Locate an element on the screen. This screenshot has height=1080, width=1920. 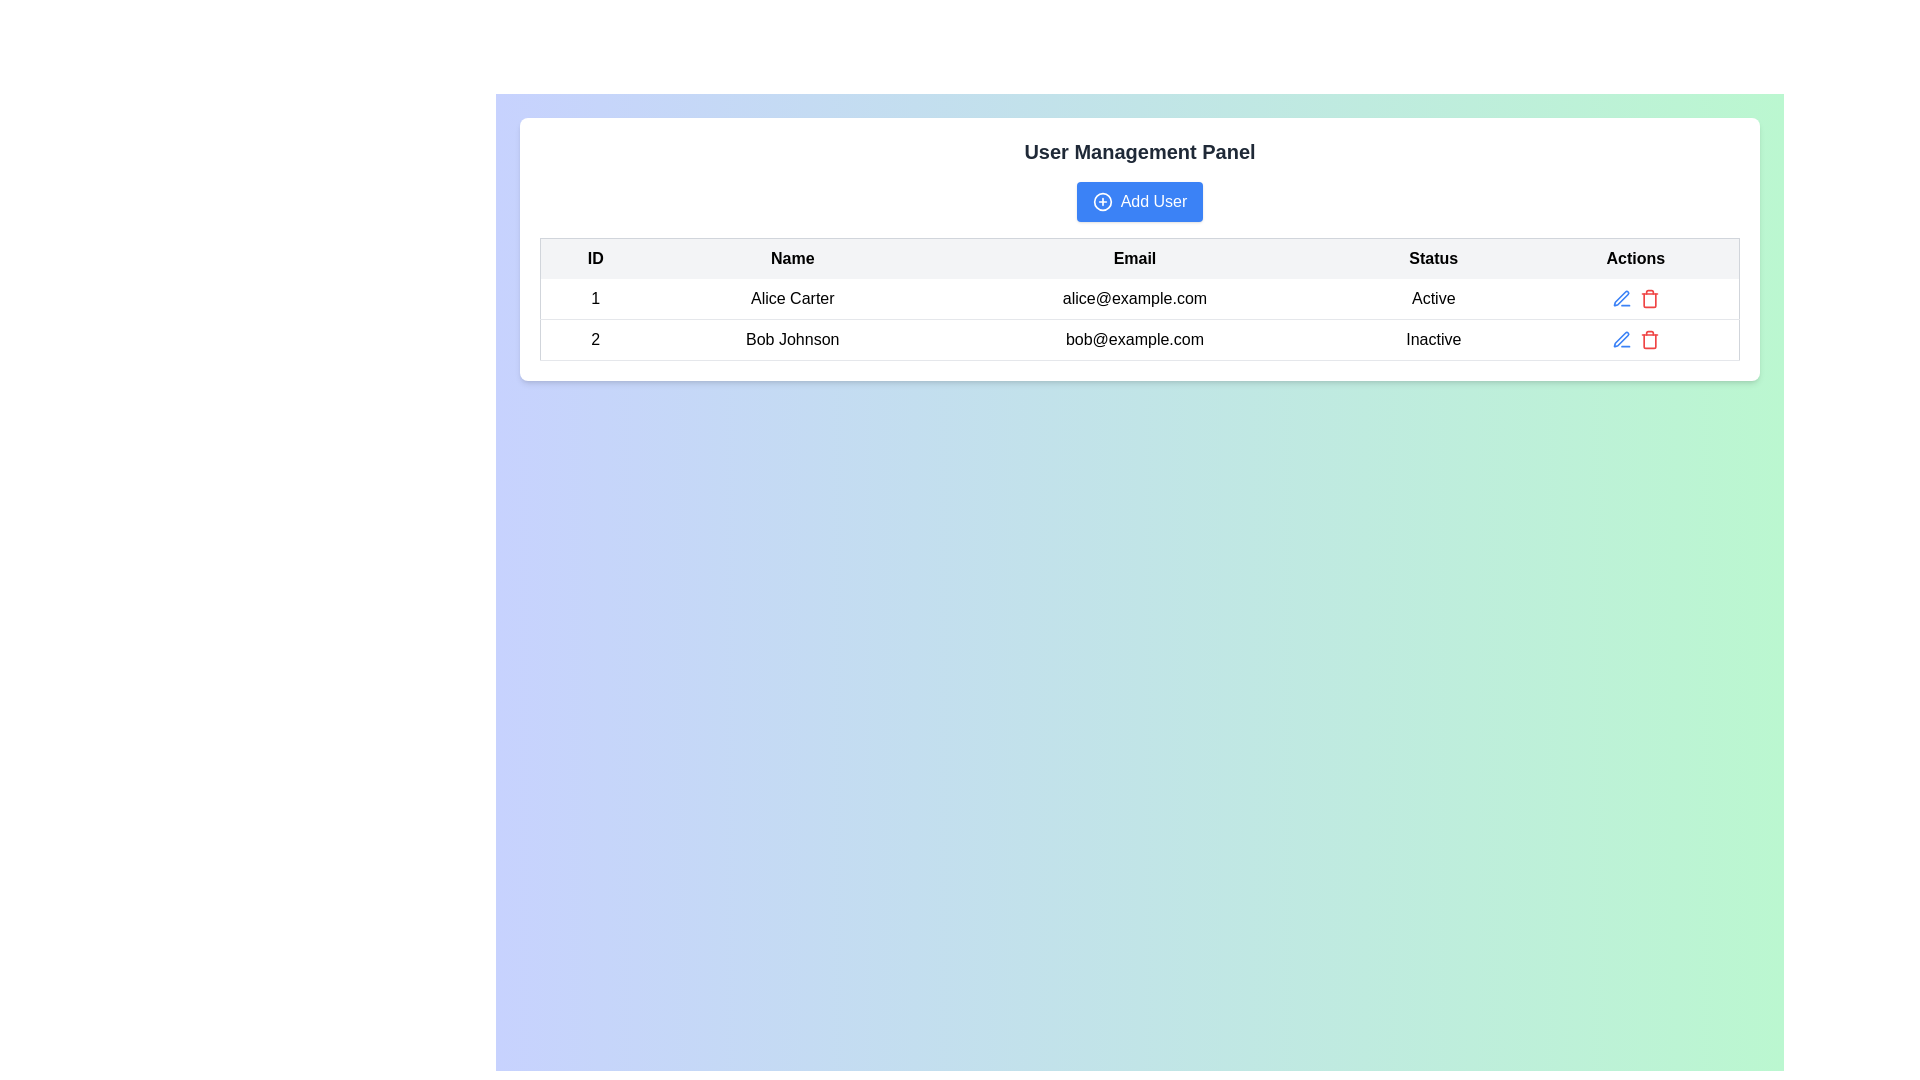
the 'ID' table header to understand the column's data type is located at coordinates (594, 257).